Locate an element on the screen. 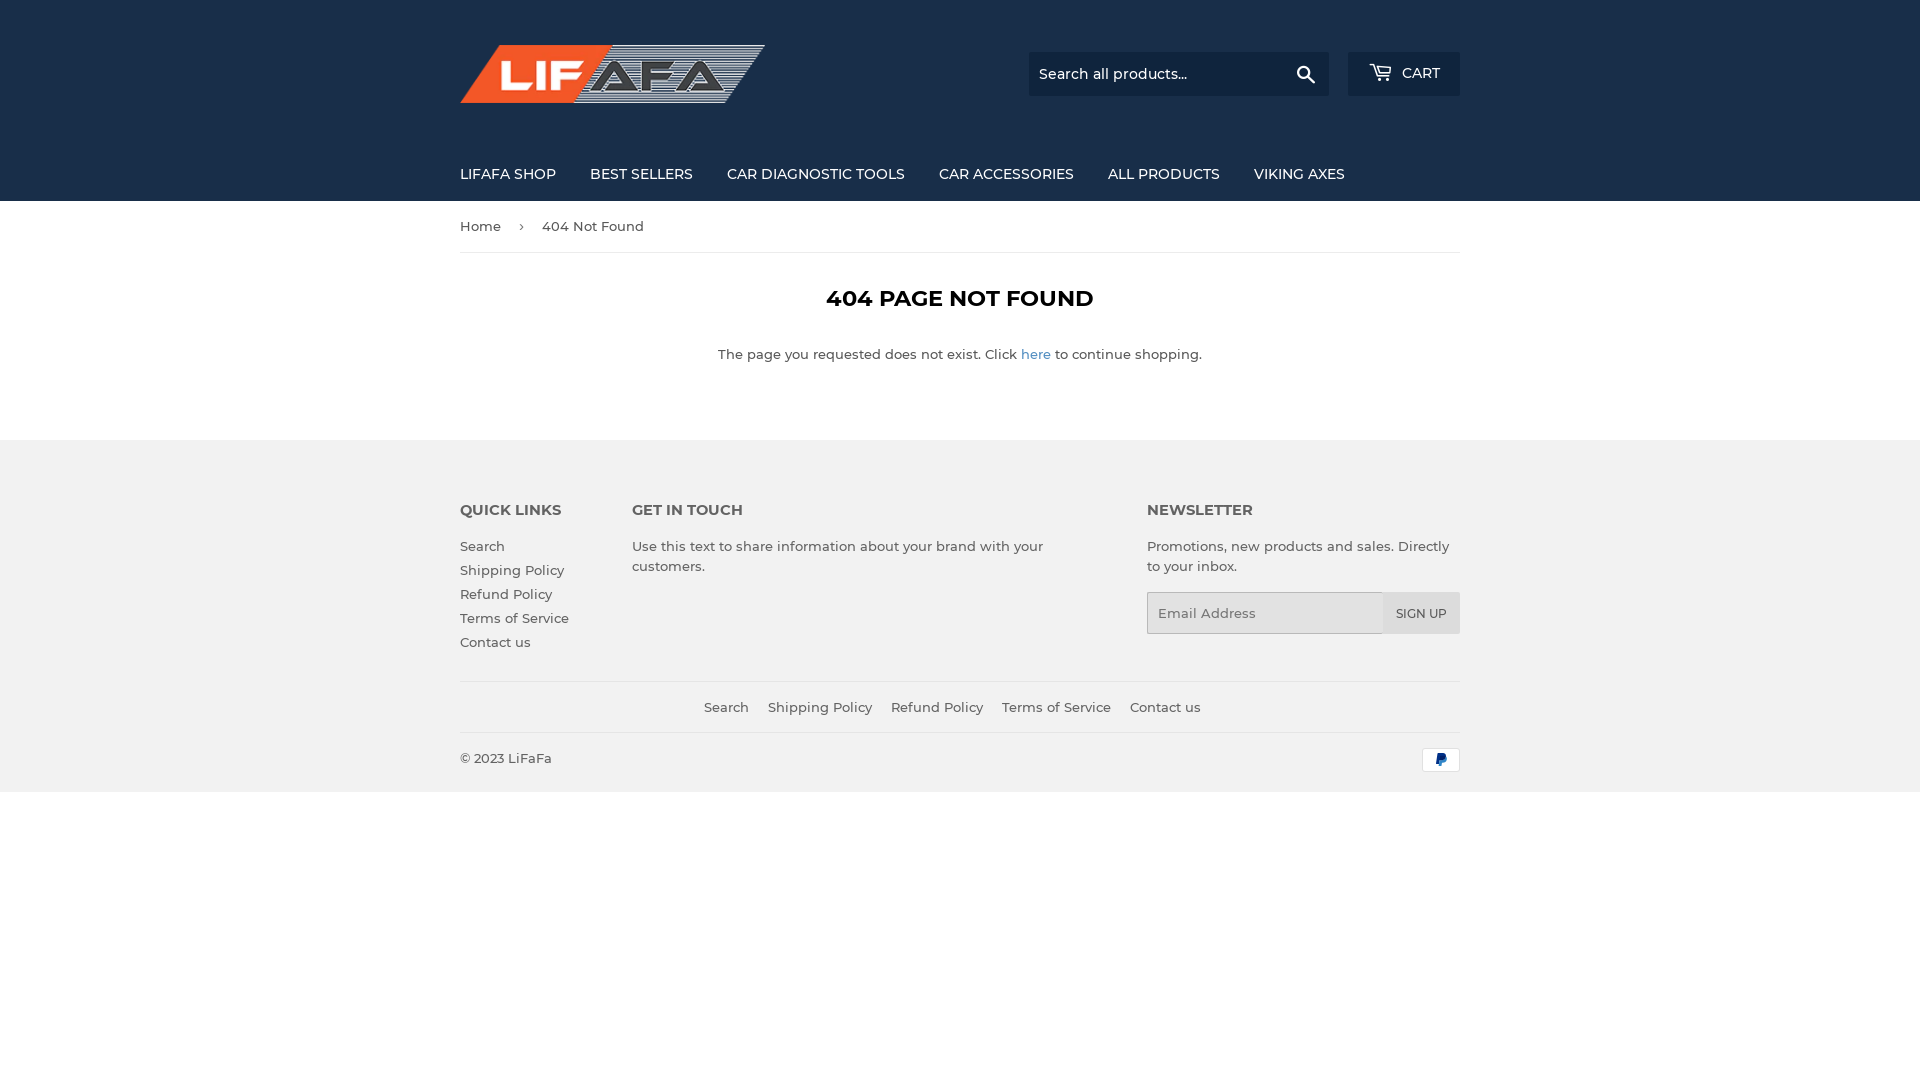  'CAR DIAGNOSTIC TOOLS' is located at coordinates (816, 172).